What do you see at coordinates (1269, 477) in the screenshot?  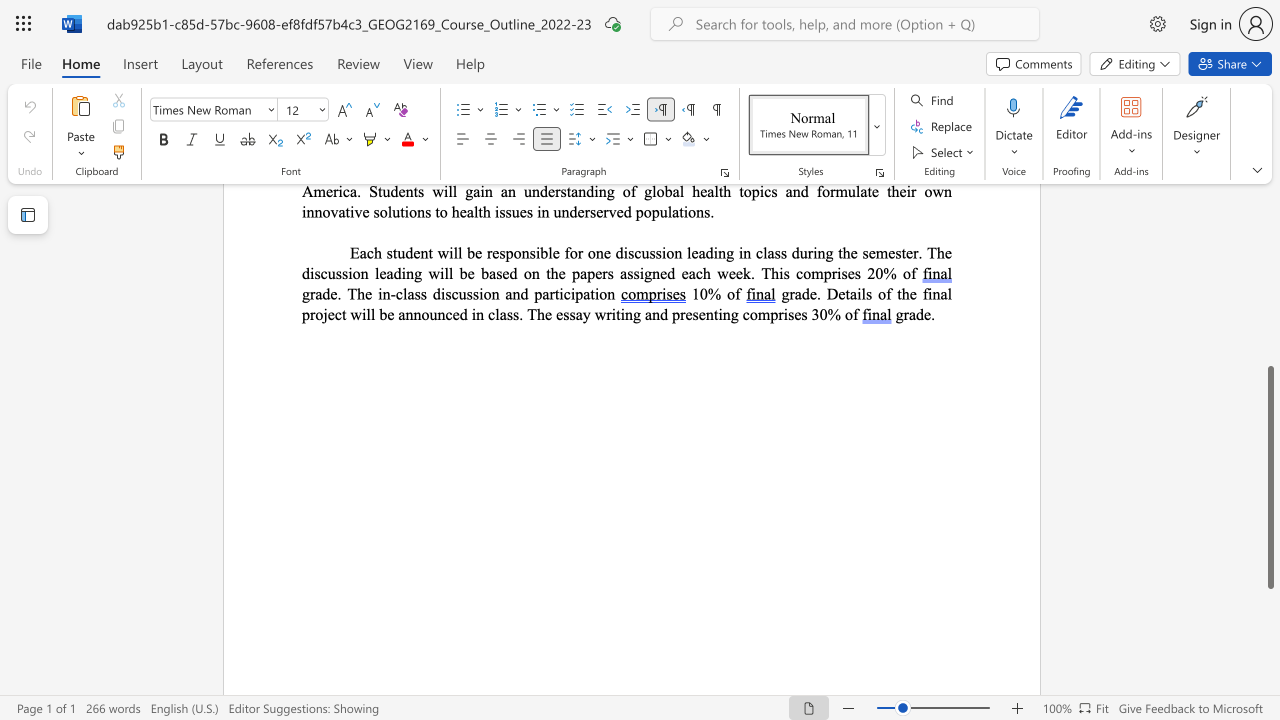 I see `the scrollbar and move up 90 pixels` at bounding box center [1269, 477].